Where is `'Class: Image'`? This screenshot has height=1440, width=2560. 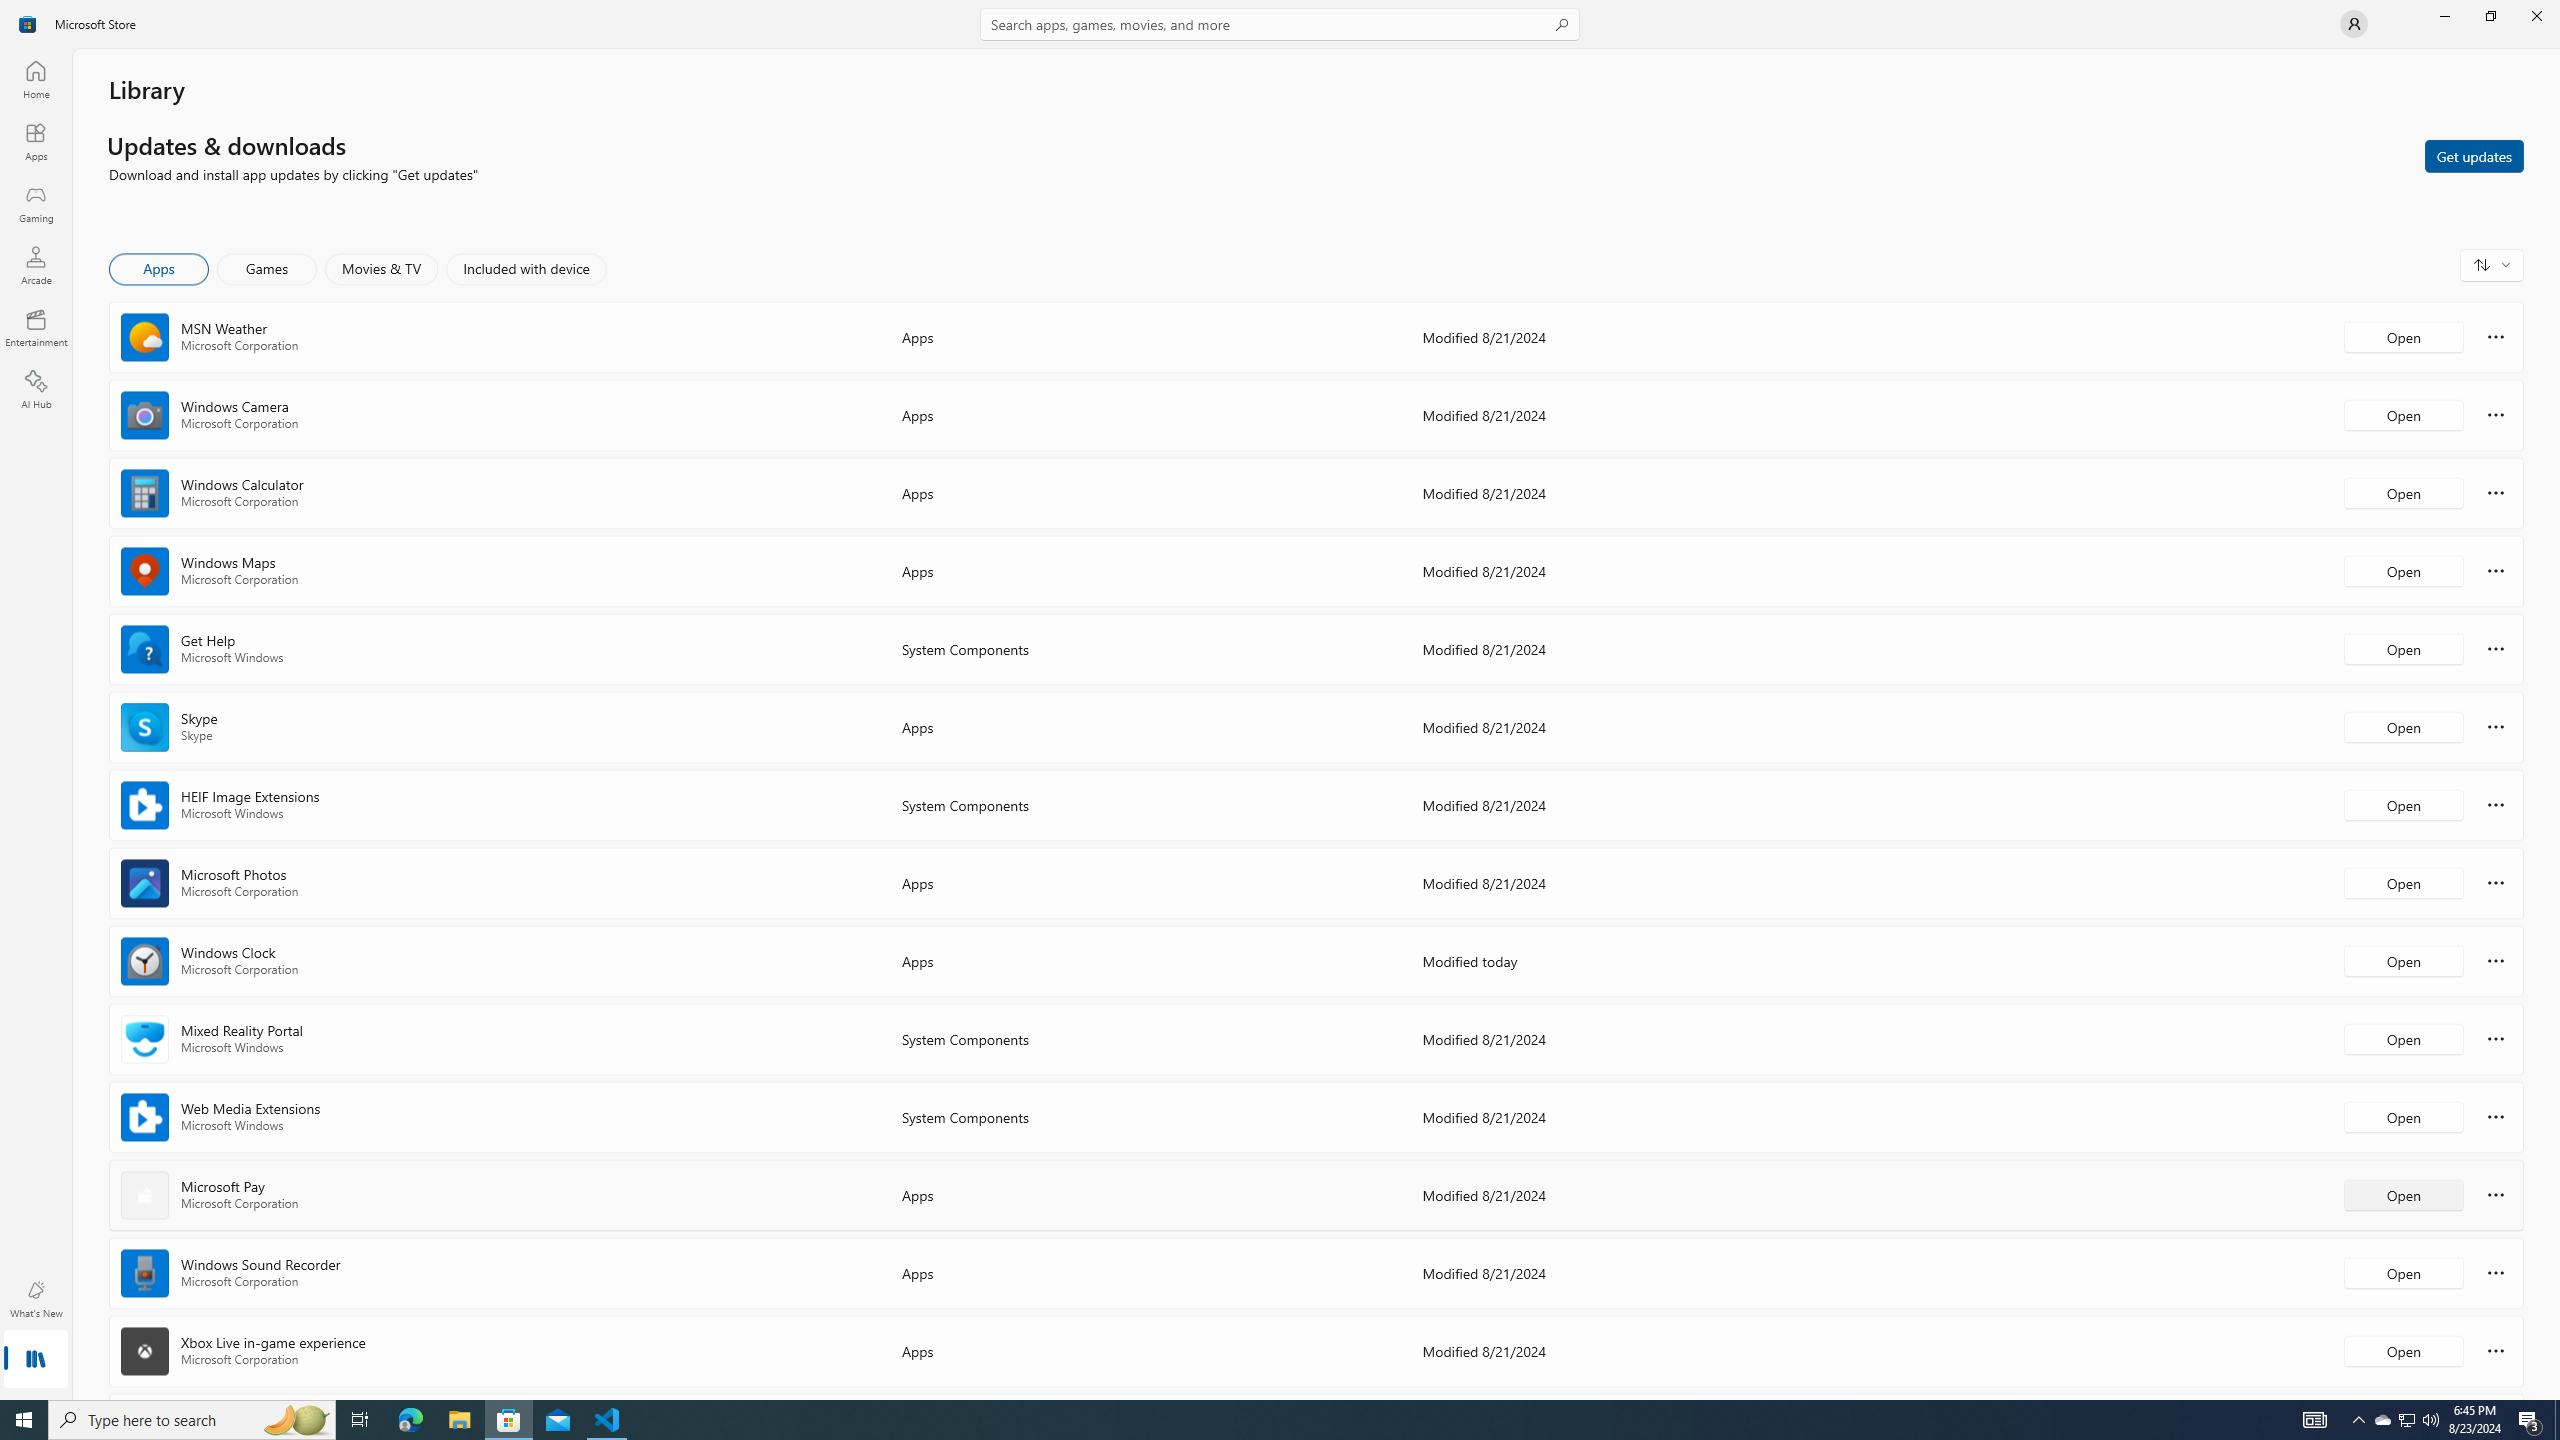
'Class: Image' is located at coordinates (28, 22).